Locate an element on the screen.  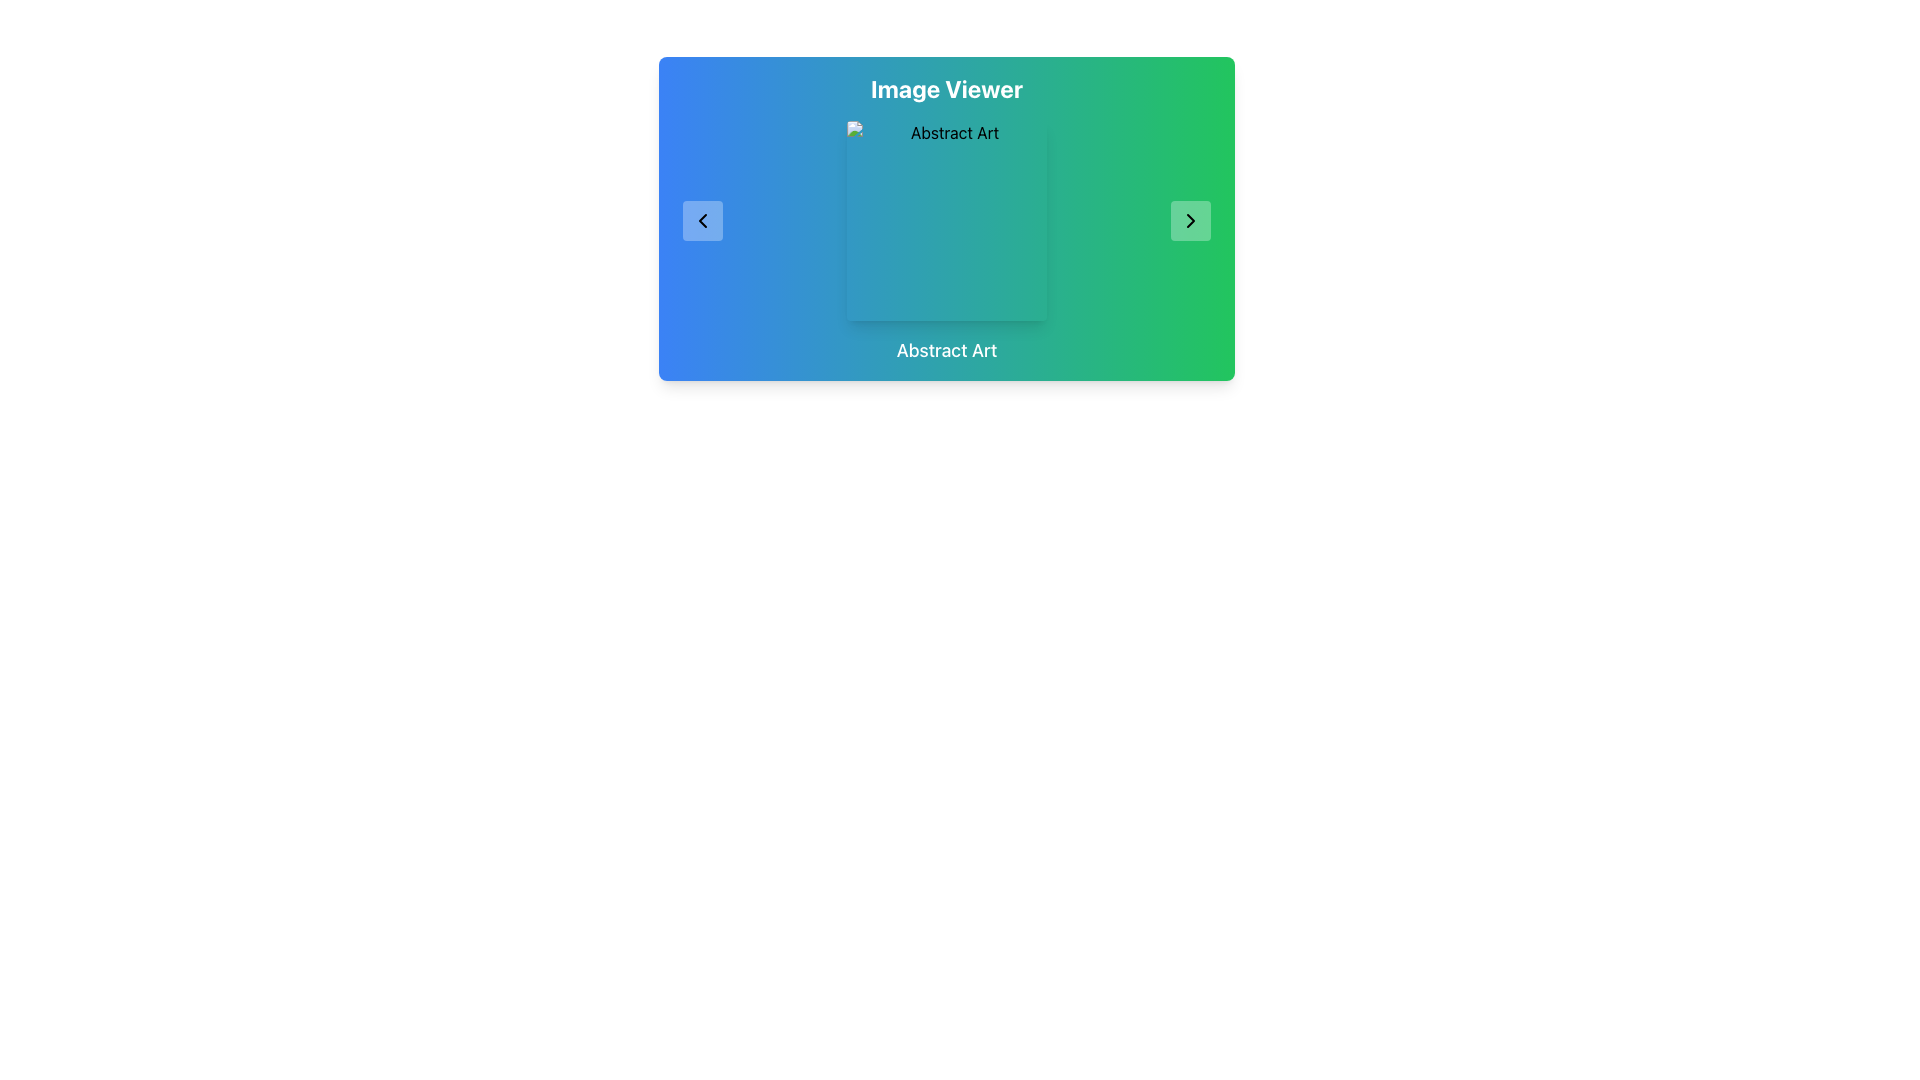
the right-pointing black arrow icon within the SVG element to invoke navigation is located at coordinates (1190, 220).